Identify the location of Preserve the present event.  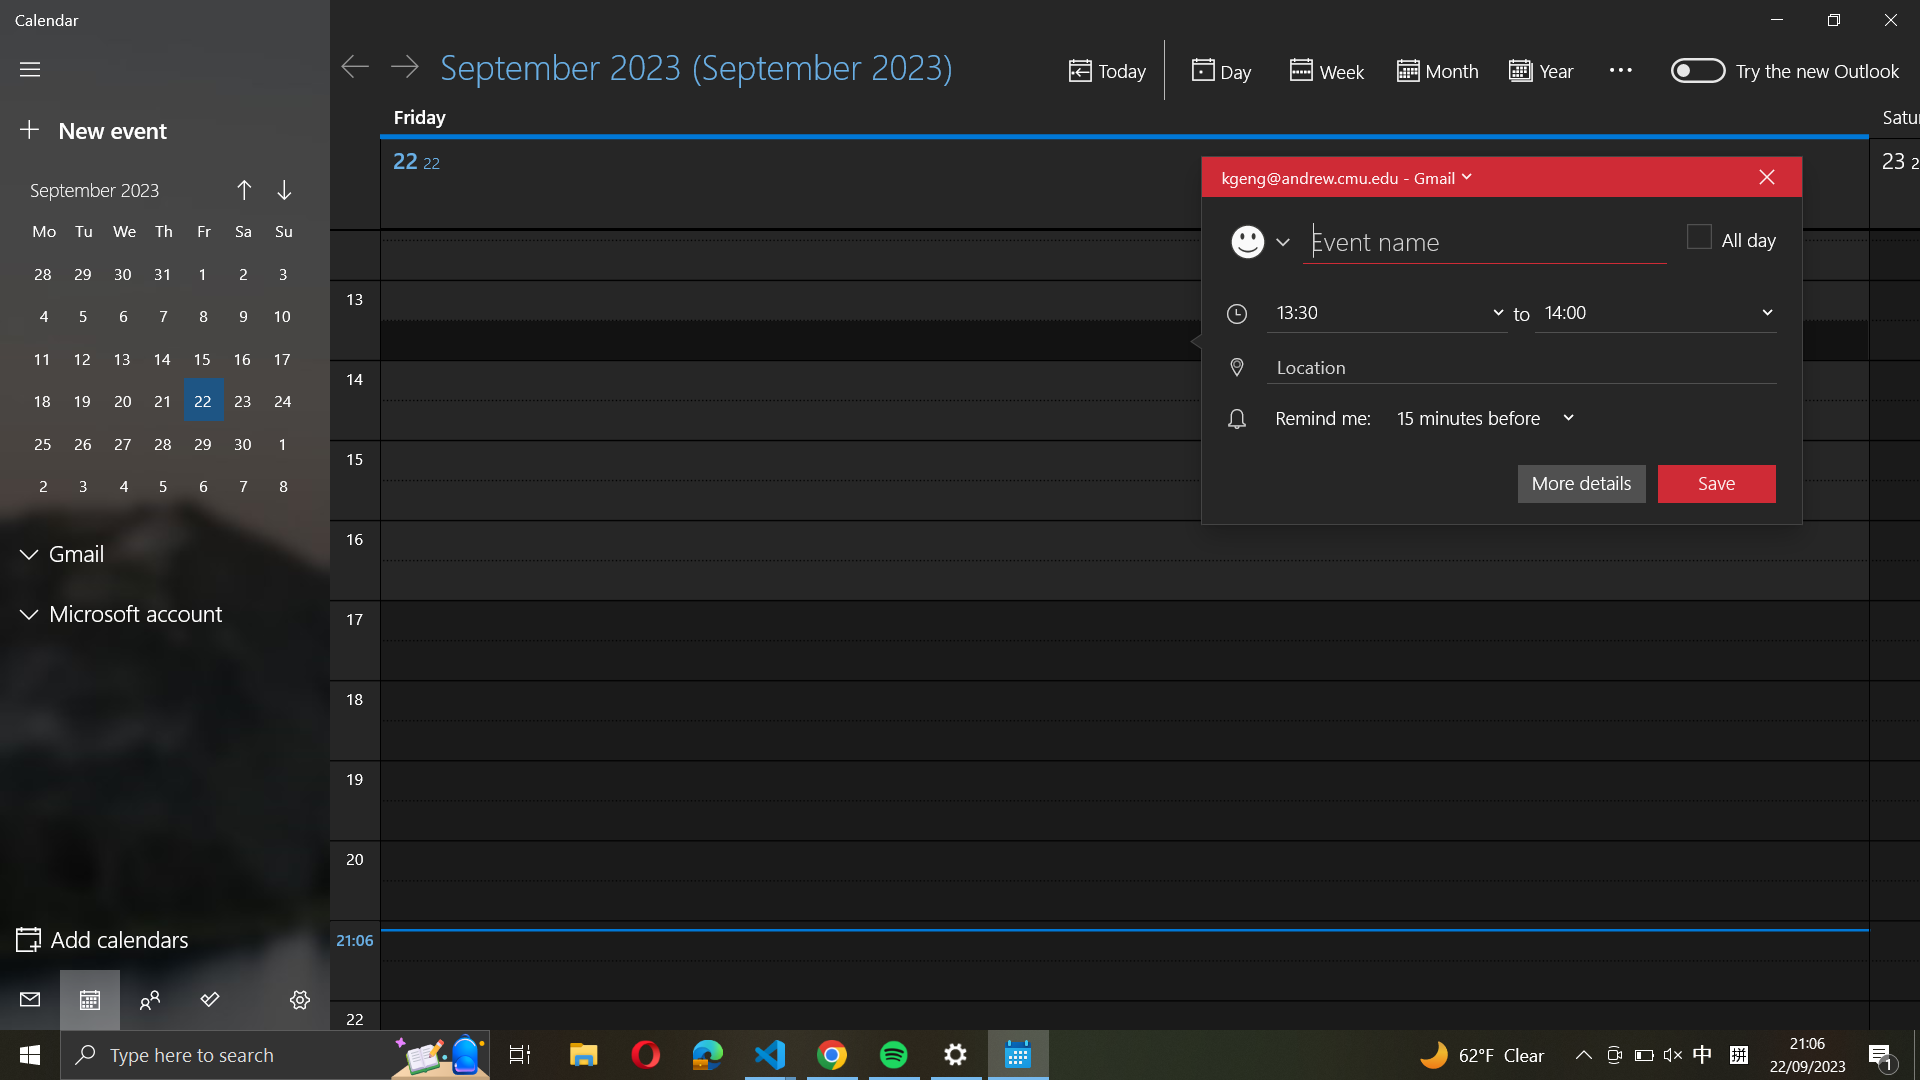
(1716, 482).